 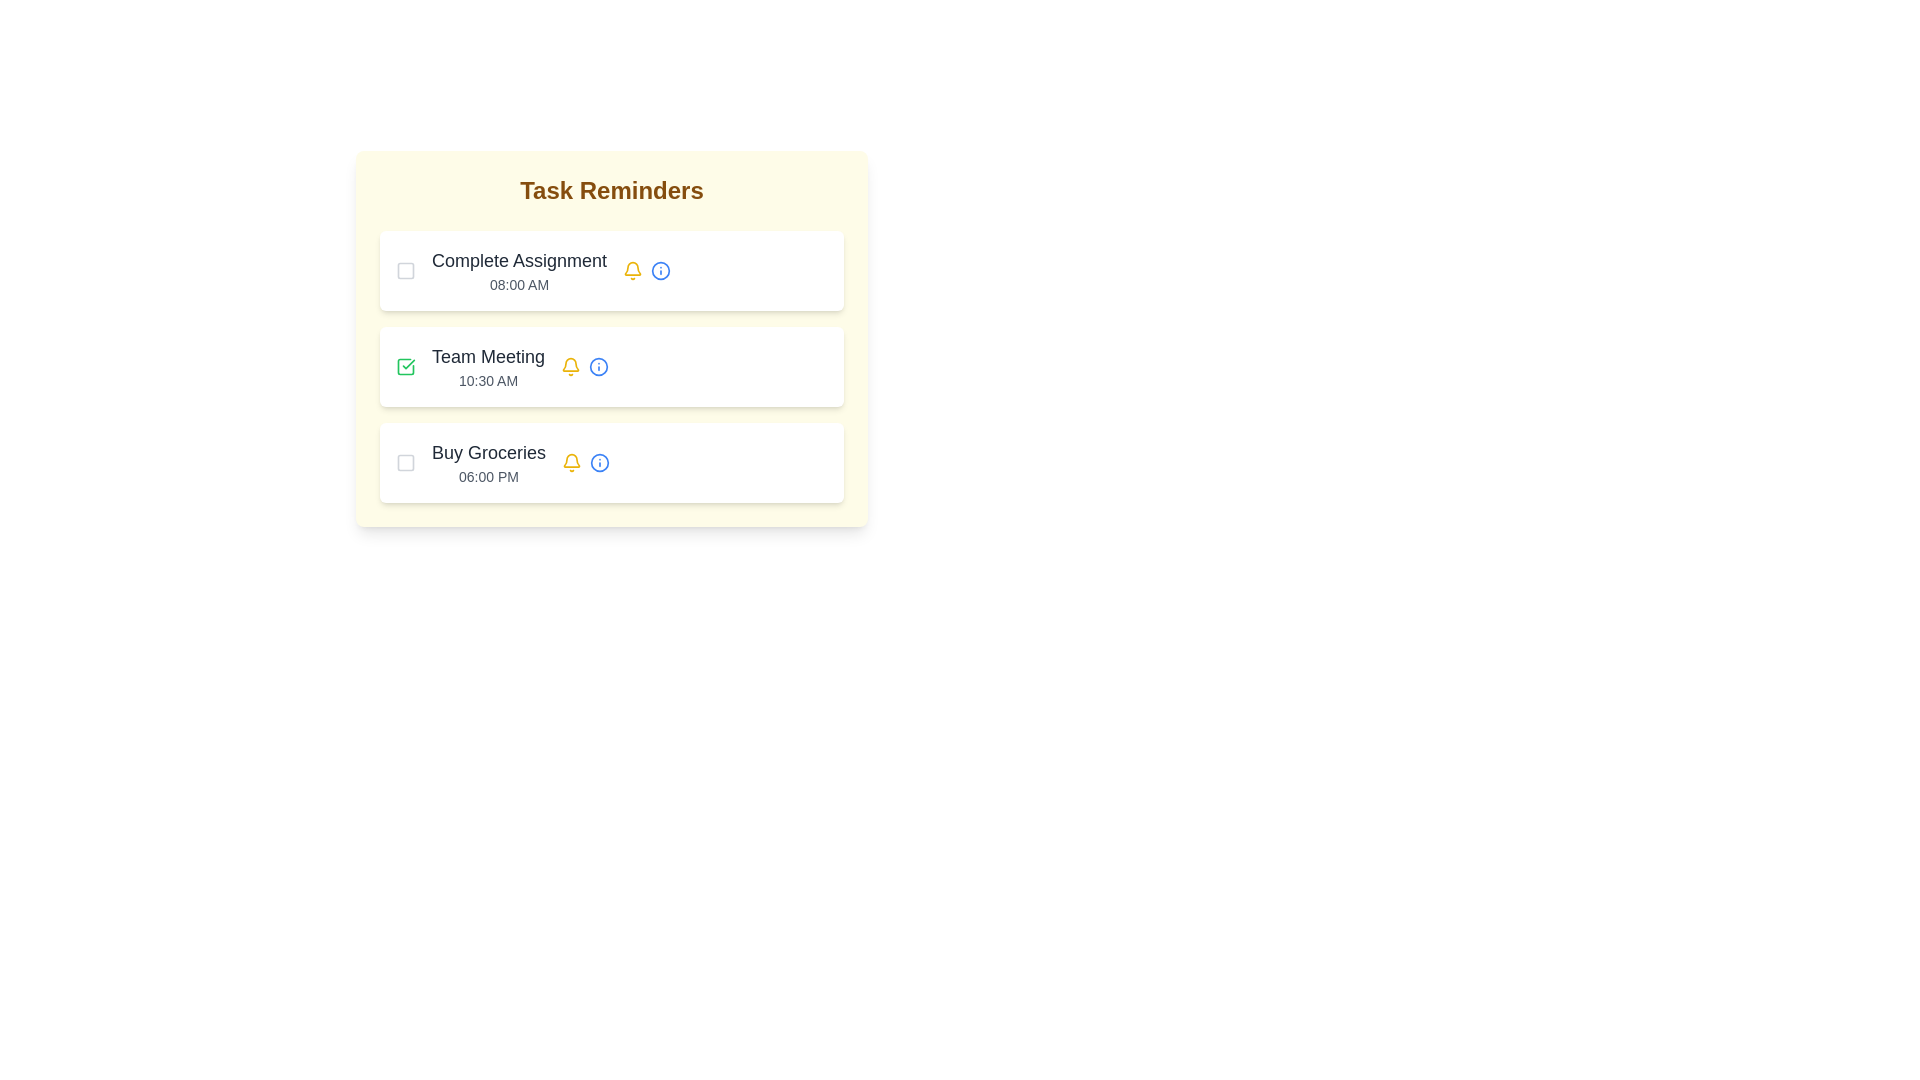 I want to click on the scheduled time label for the 'Team Meeting' event, which is the second item in the reminders list, directly beneath the 'Team Meeting' title, so click(x=488, y=381).